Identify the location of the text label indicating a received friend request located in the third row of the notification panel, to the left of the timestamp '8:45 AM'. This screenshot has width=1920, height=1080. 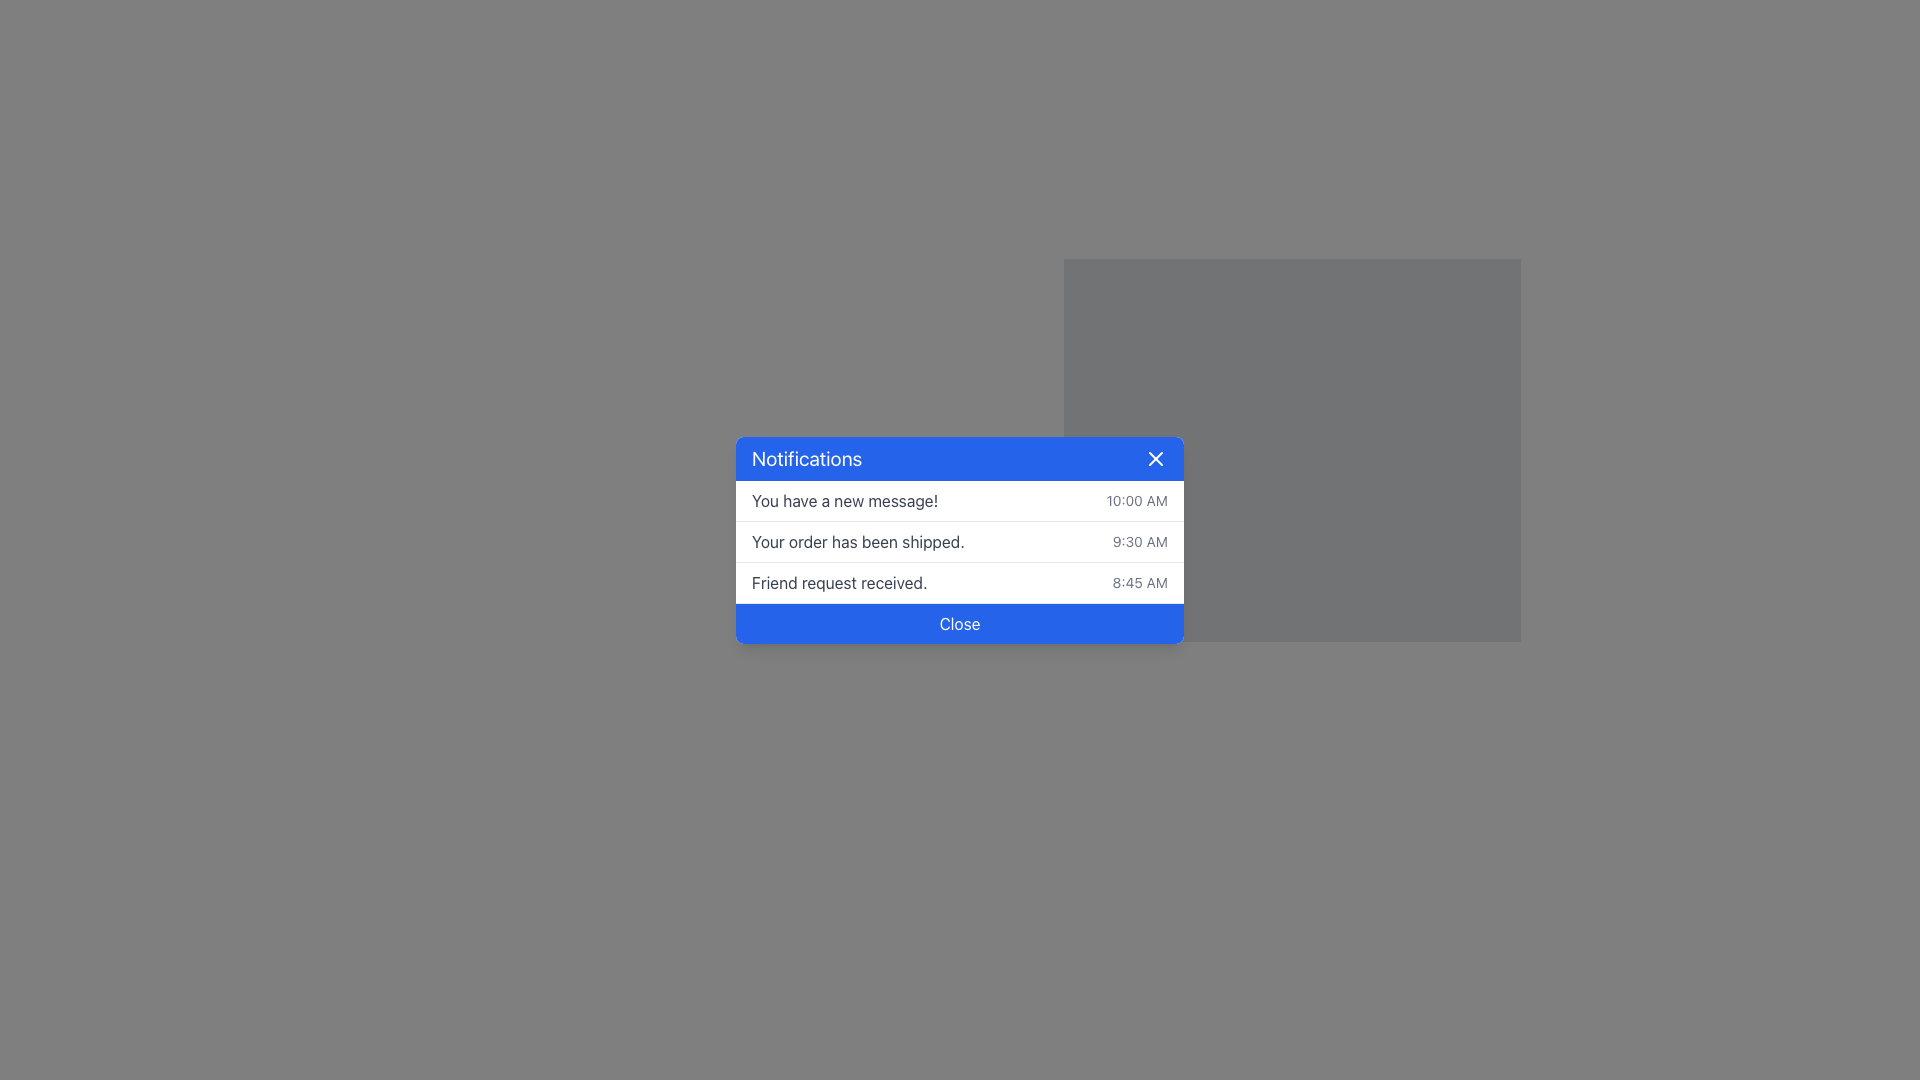
(839, 582).